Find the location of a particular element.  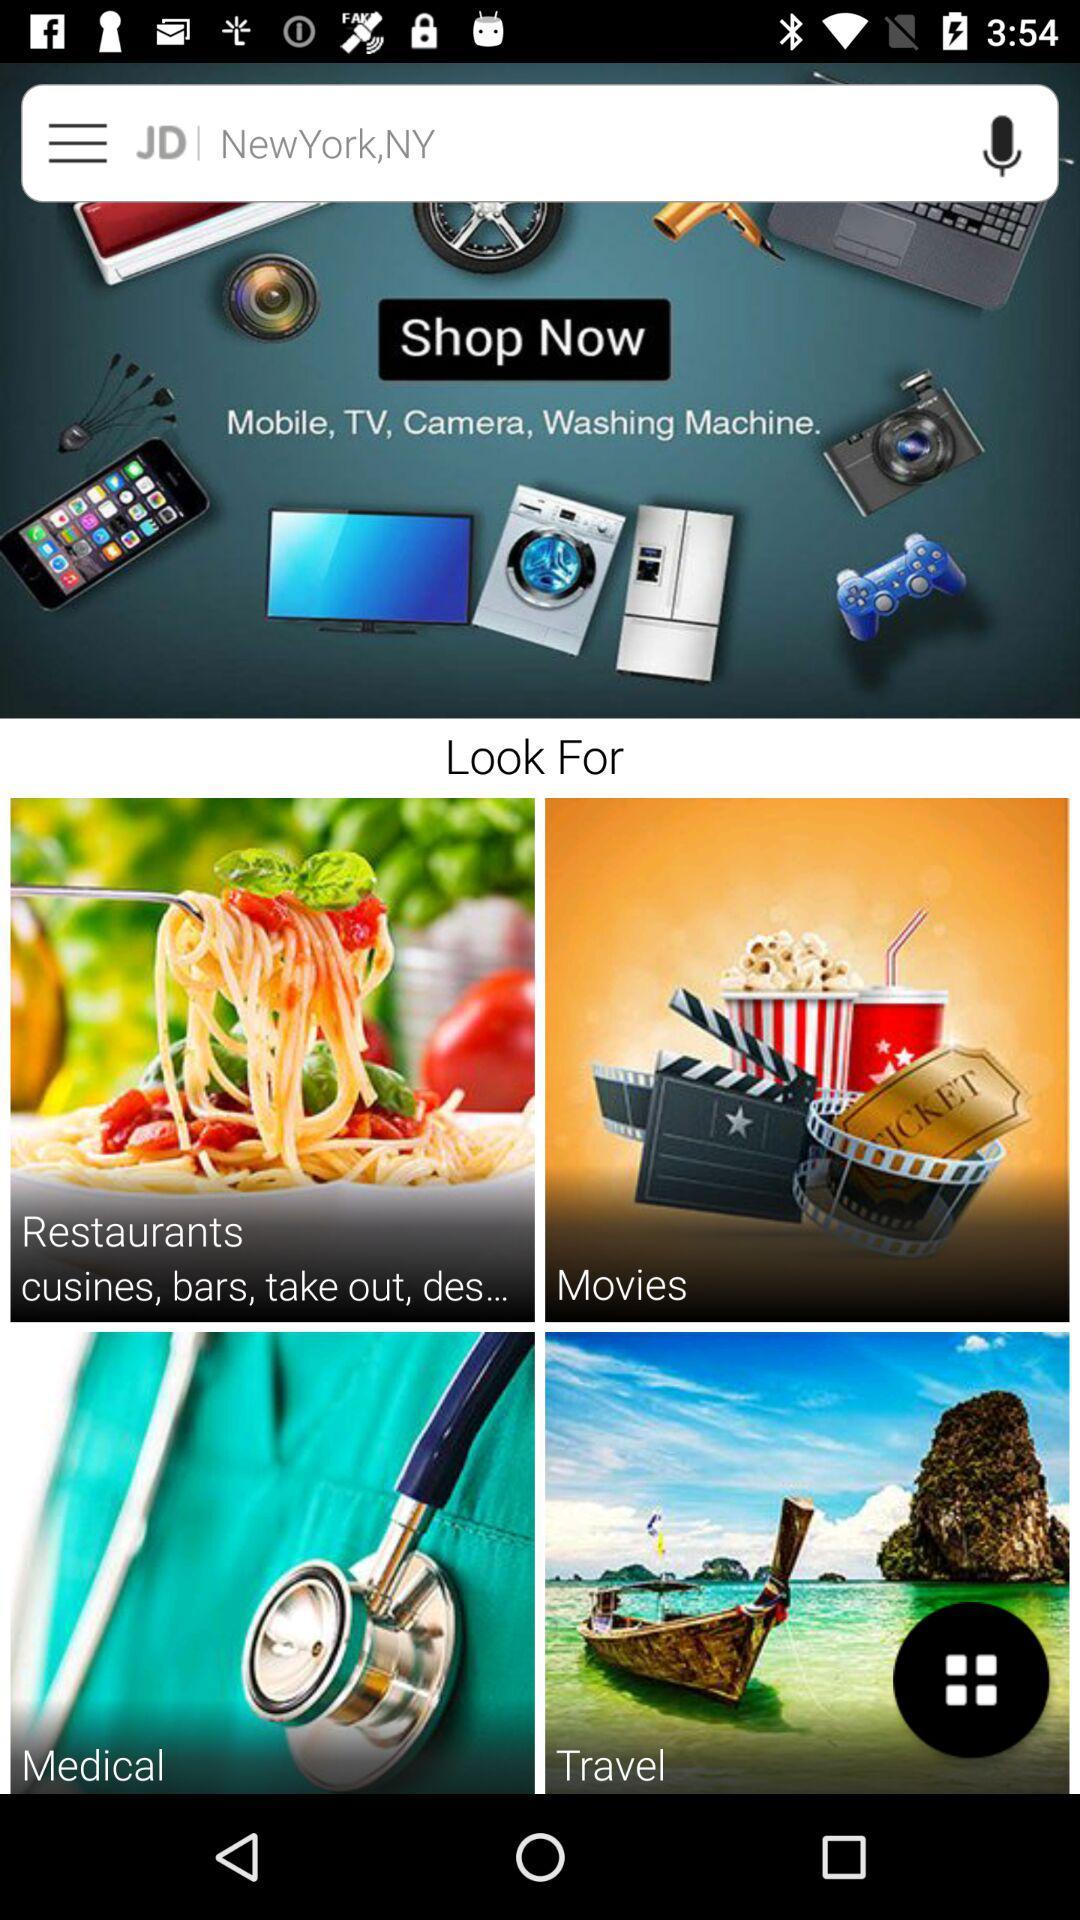

travel item is located at coordinates (610, 1763).